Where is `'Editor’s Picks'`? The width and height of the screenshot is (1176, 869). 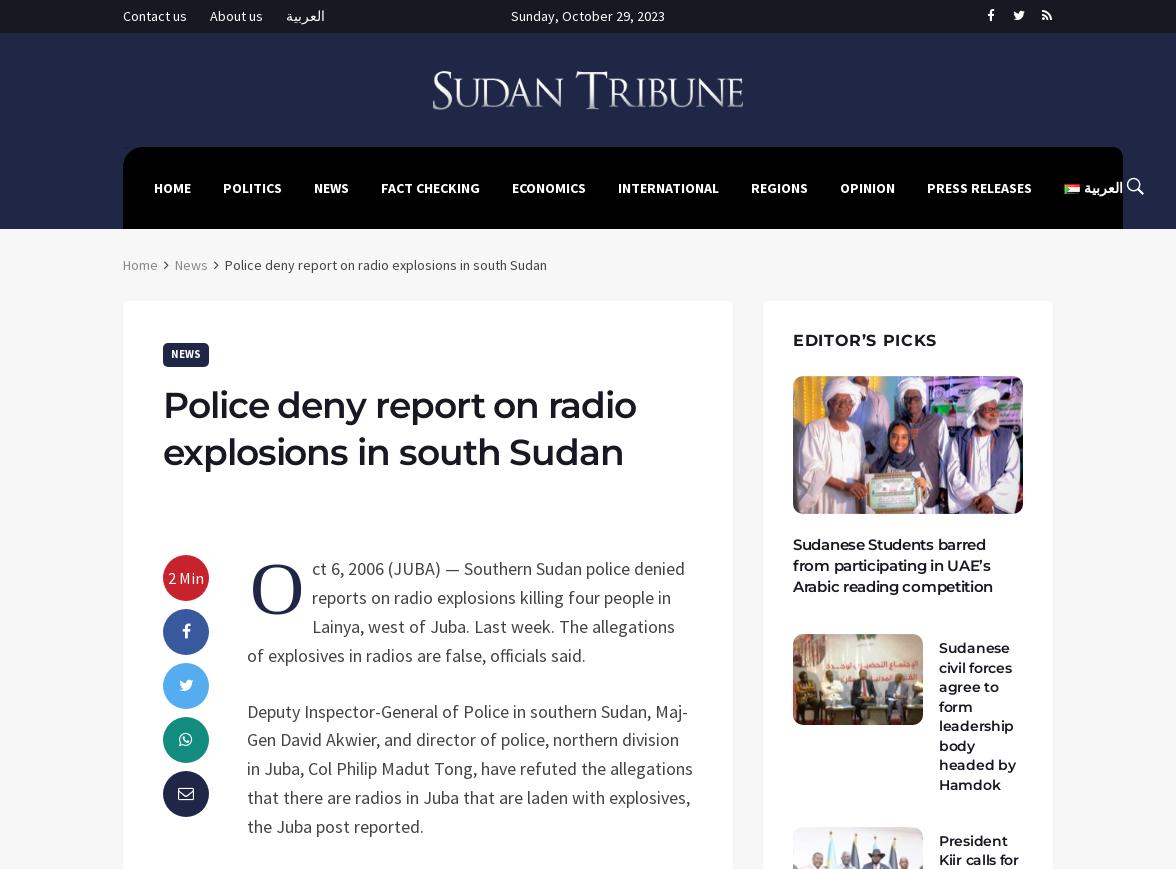 'Editor’s Picks' is located at coordinates (864, 339).